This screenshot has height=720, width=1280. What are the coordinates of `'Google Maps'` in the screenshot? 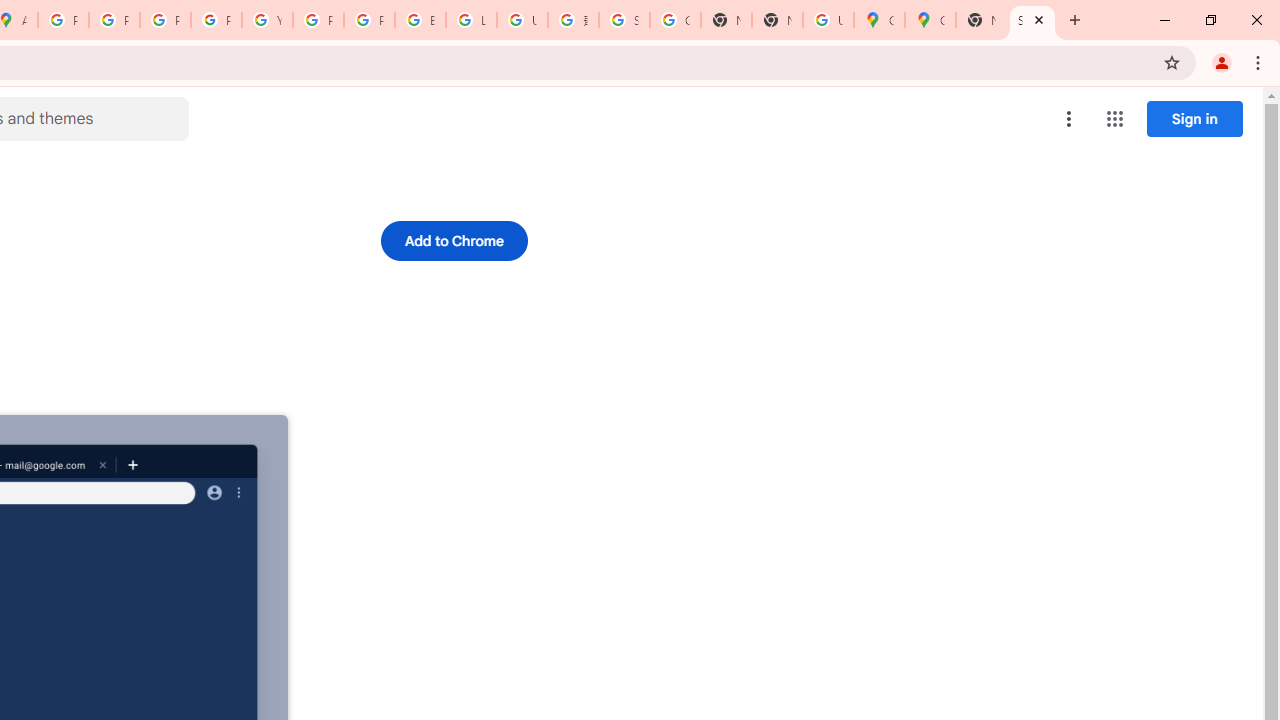 It's located at (929, 20).